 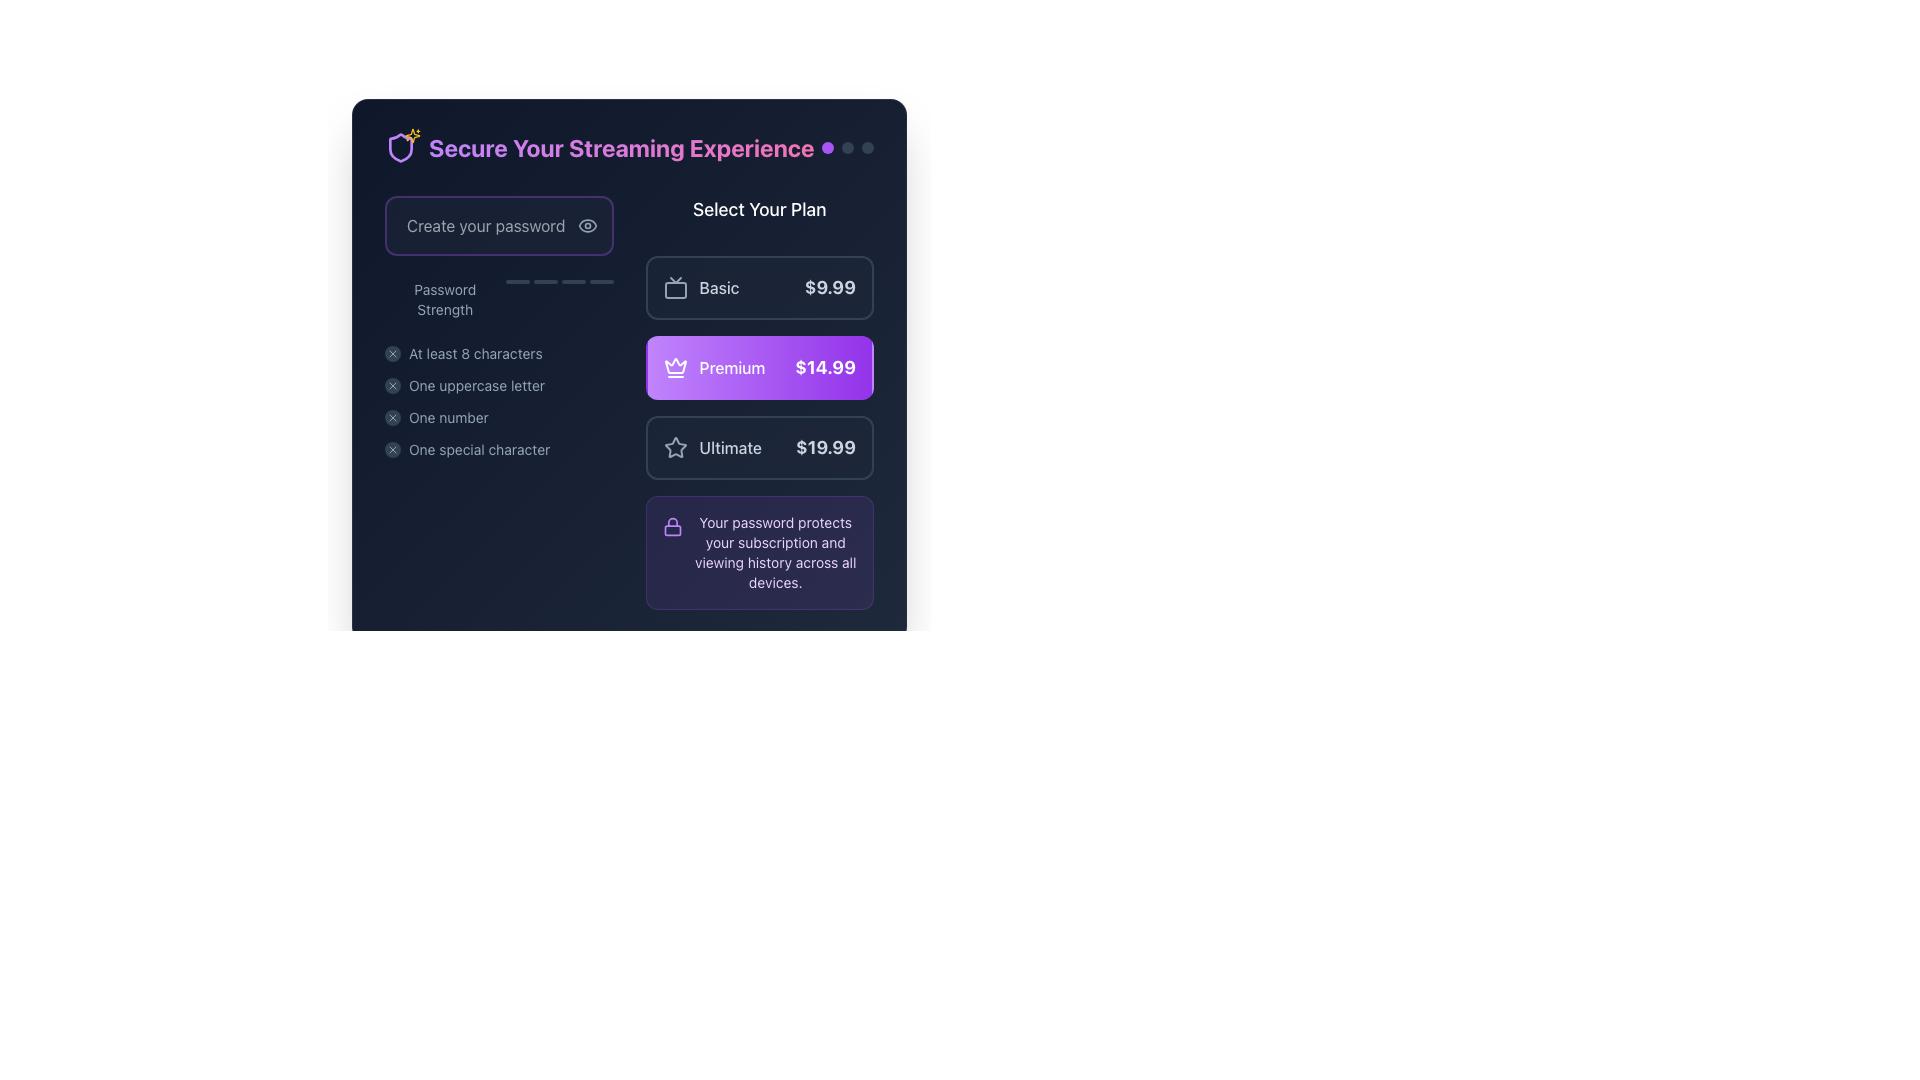 I want to click on the 'Premium' text label displayed in white color, which is part of the second option in the subscription plans list, located in the 'Select Your Plan' section, so click(x=731, y=367).